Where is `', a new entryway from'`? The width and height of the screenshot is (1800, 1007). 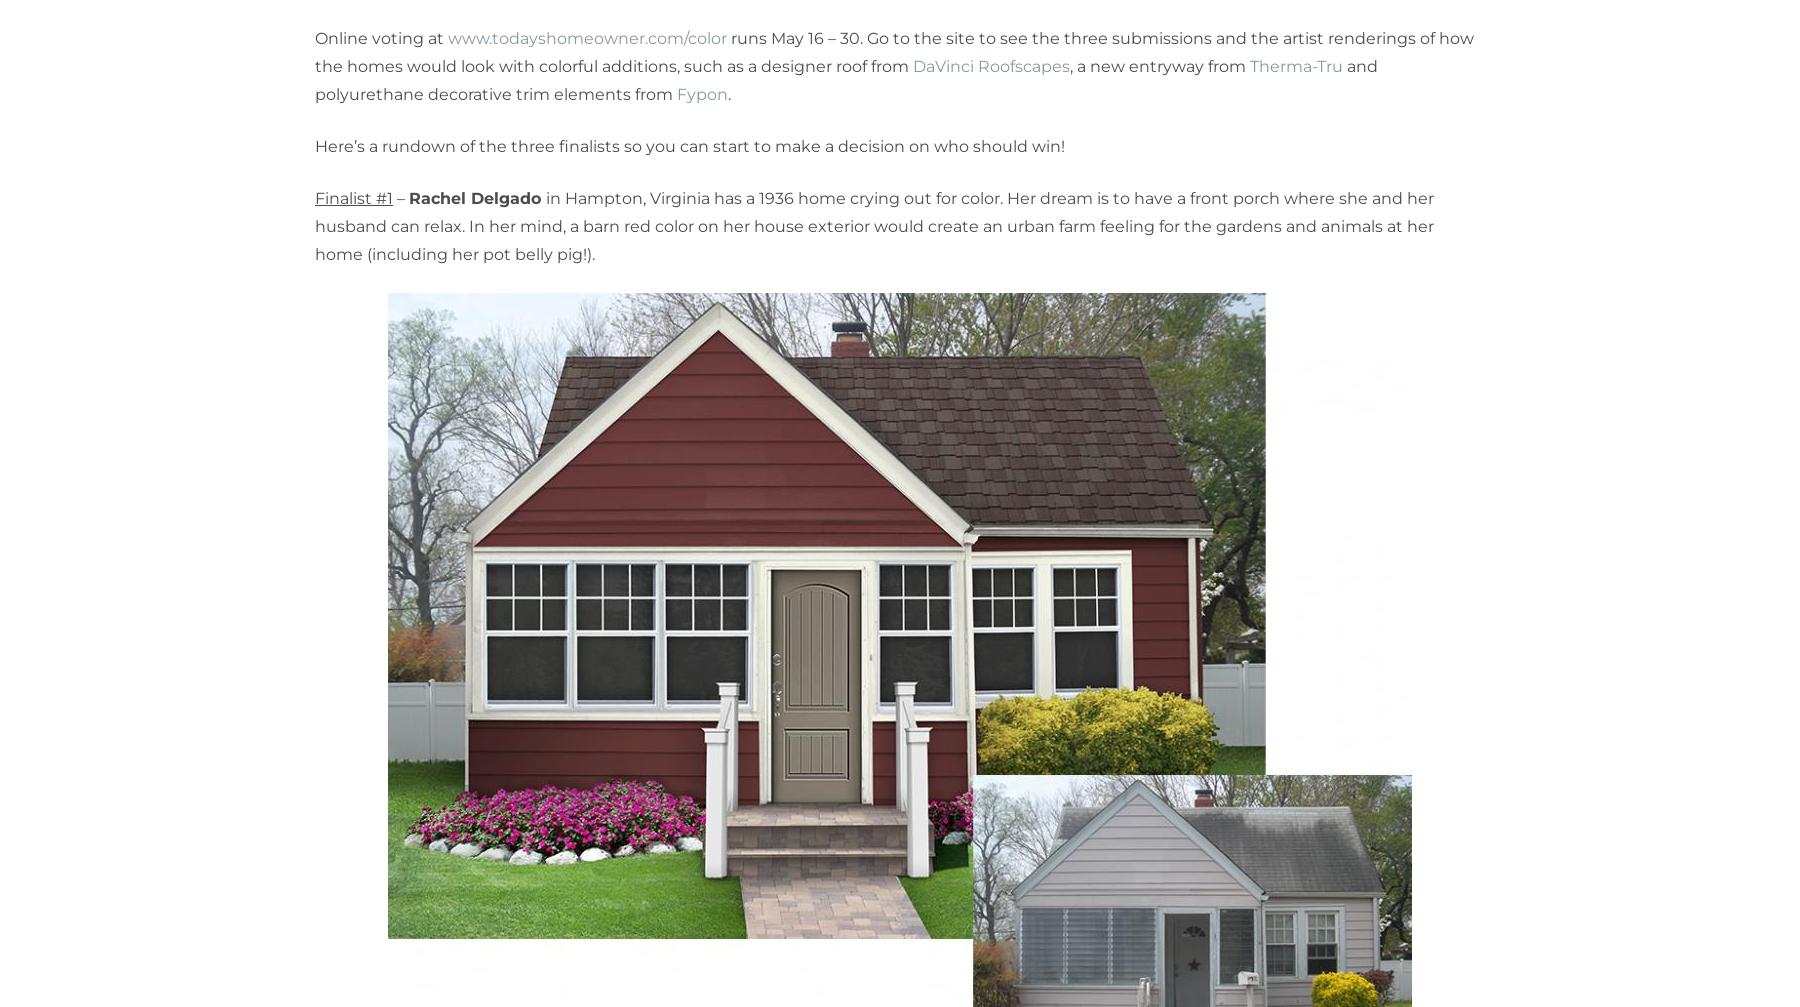
', a new entryway from' is located at coordinates (1158, 66).